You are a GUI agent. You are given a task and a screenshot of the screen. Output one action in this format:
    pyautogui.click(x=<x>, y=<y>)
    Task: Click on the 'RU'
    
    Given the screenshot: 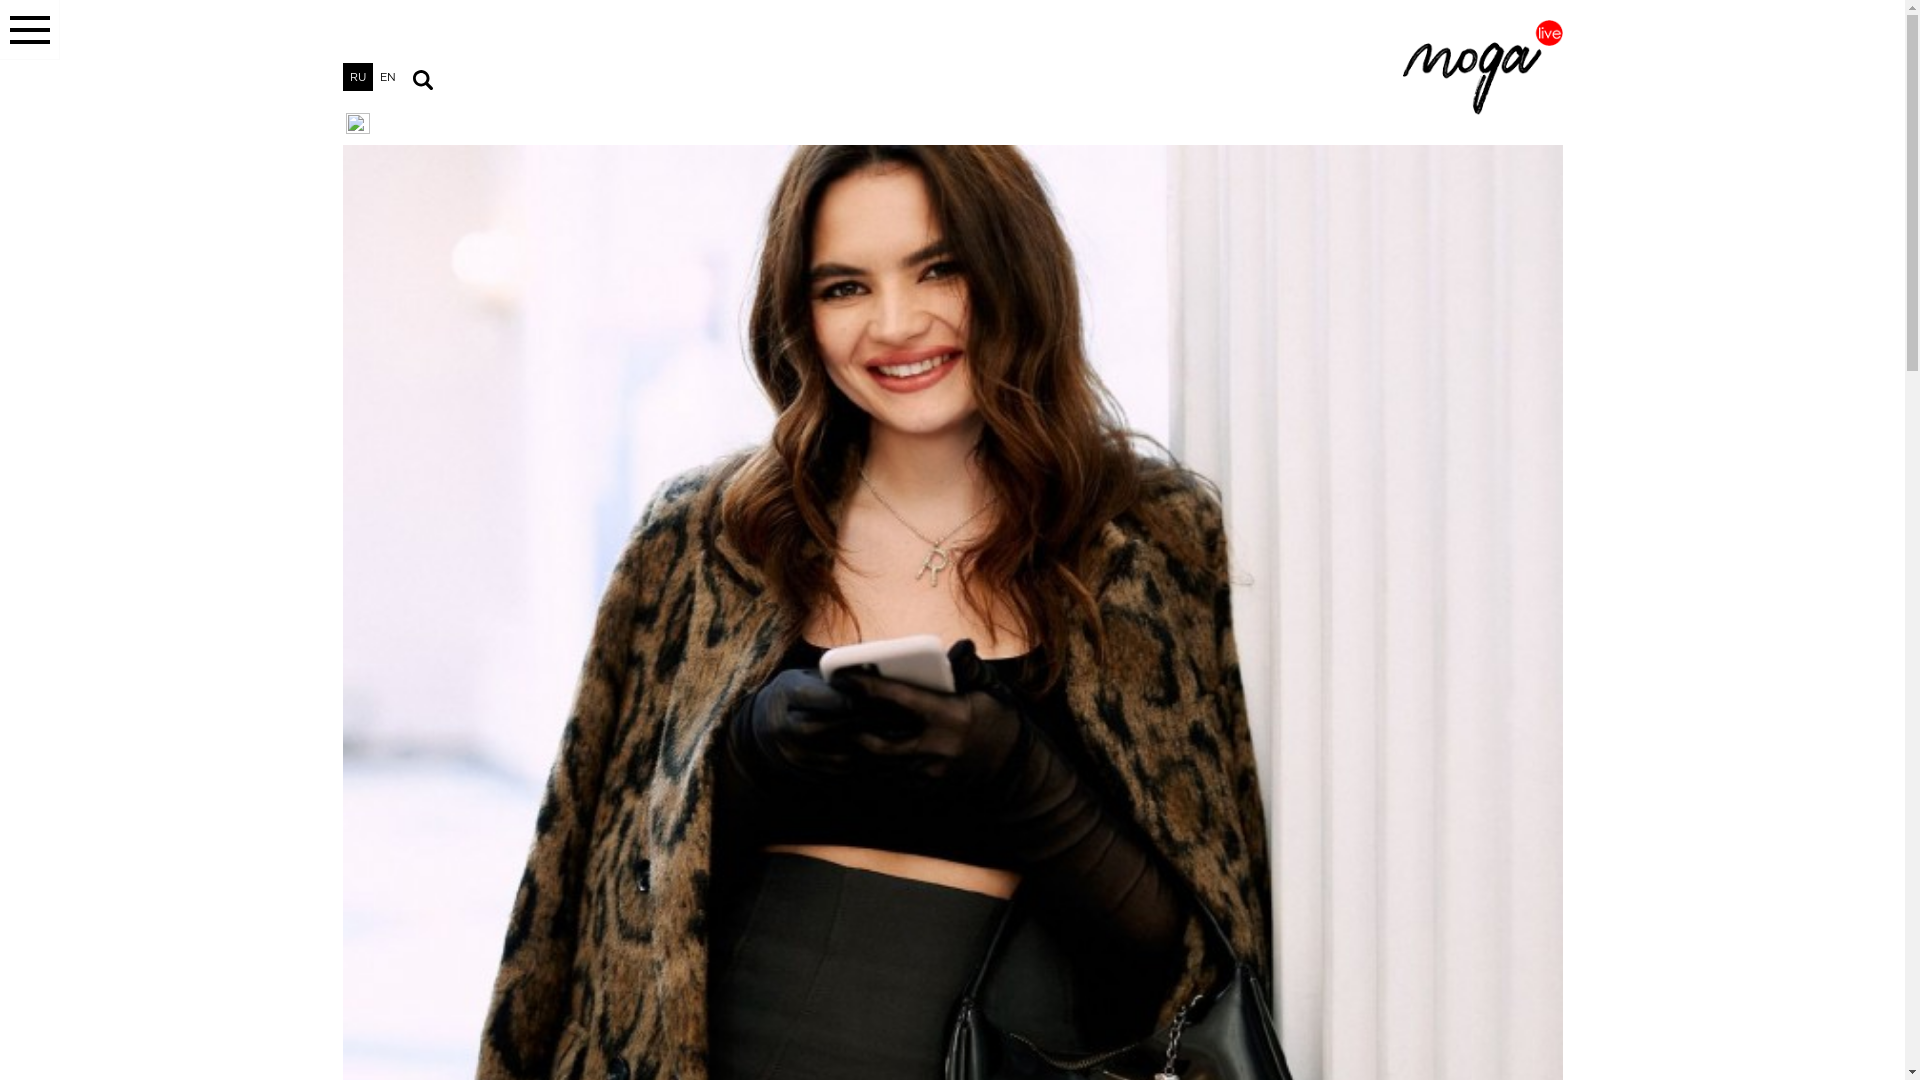 What is the action you would take?
    pyautogui.click(x=356, y=75)
    